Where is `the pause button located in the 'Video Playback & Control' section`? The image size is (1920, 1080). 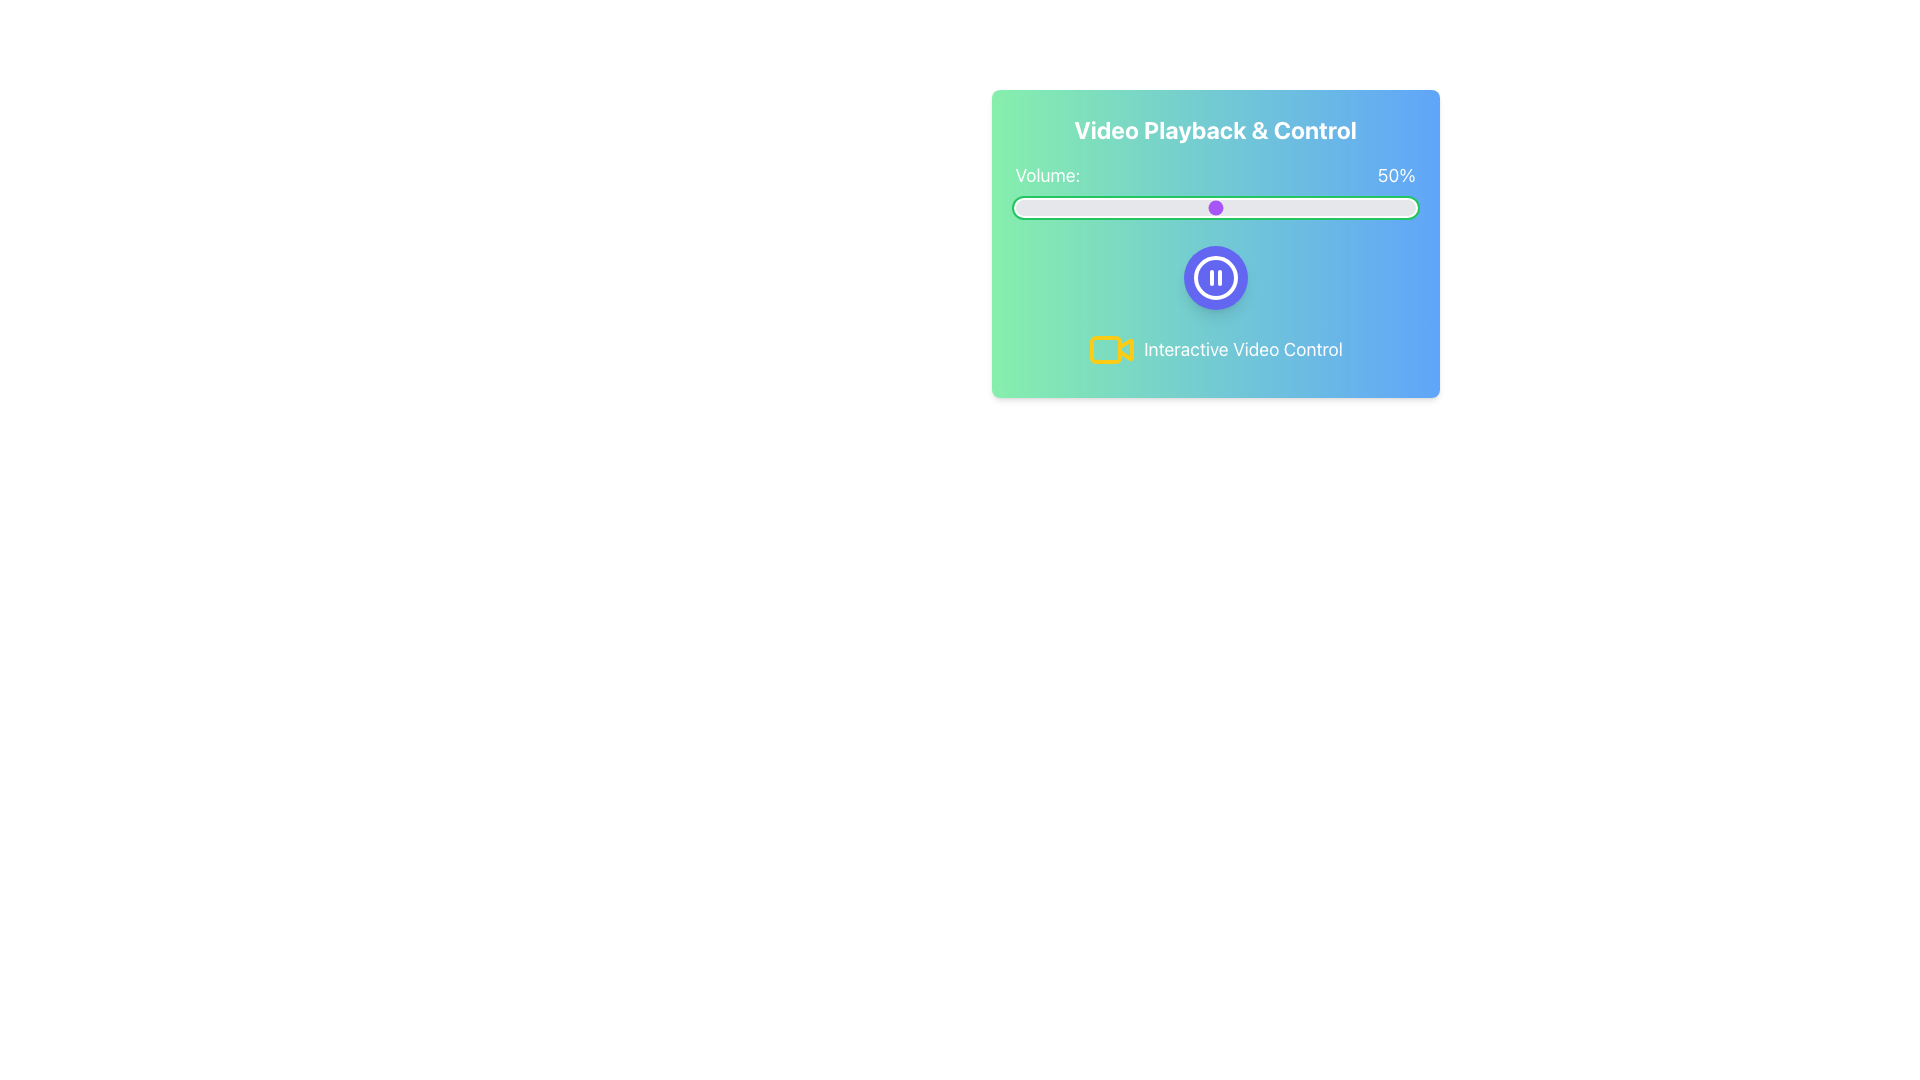 the pause button located in the 'Video Playback & Control' section is located at coordinates (1214, 277).